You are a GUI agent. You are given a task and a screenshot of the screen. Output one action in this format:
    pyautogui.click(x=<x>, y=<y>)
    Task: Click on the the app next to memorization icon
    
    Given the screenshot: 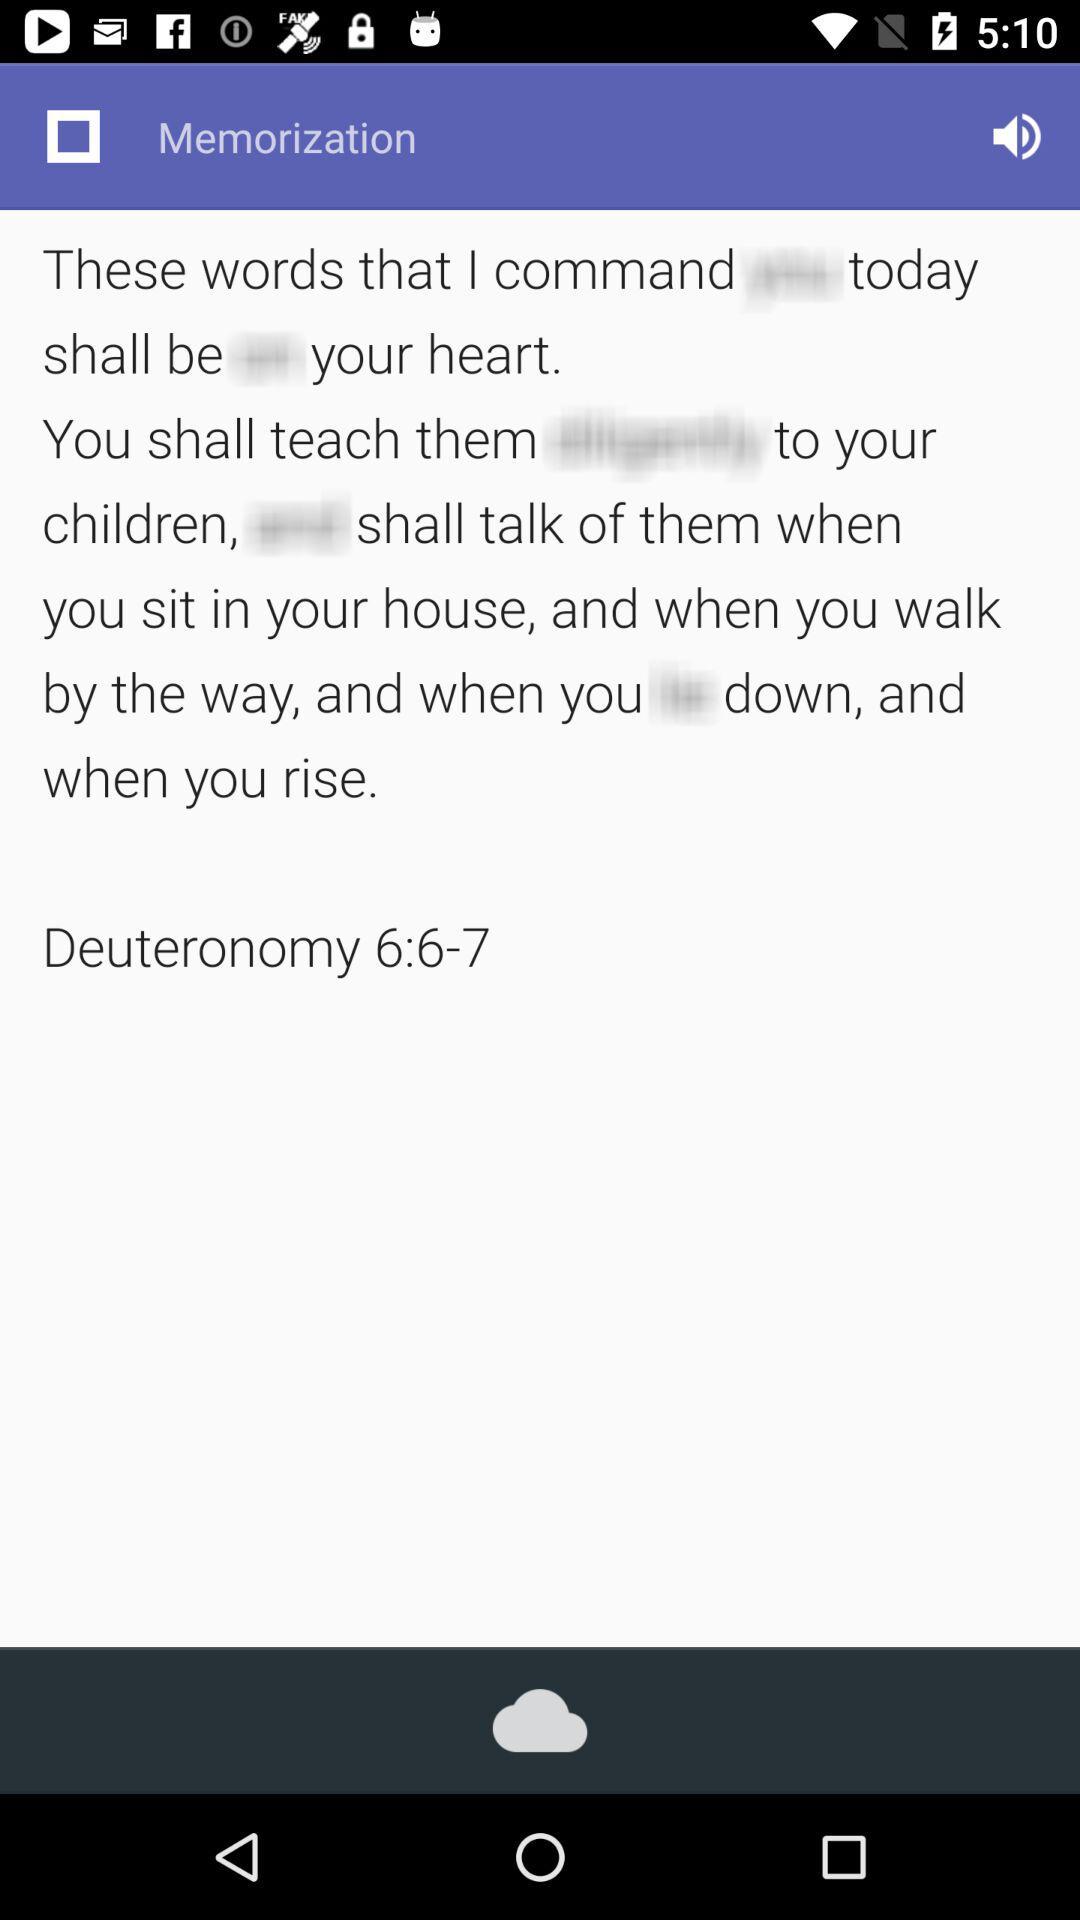 What is the action you would take?
    pyautogui.click(x=1017, y=135)
    